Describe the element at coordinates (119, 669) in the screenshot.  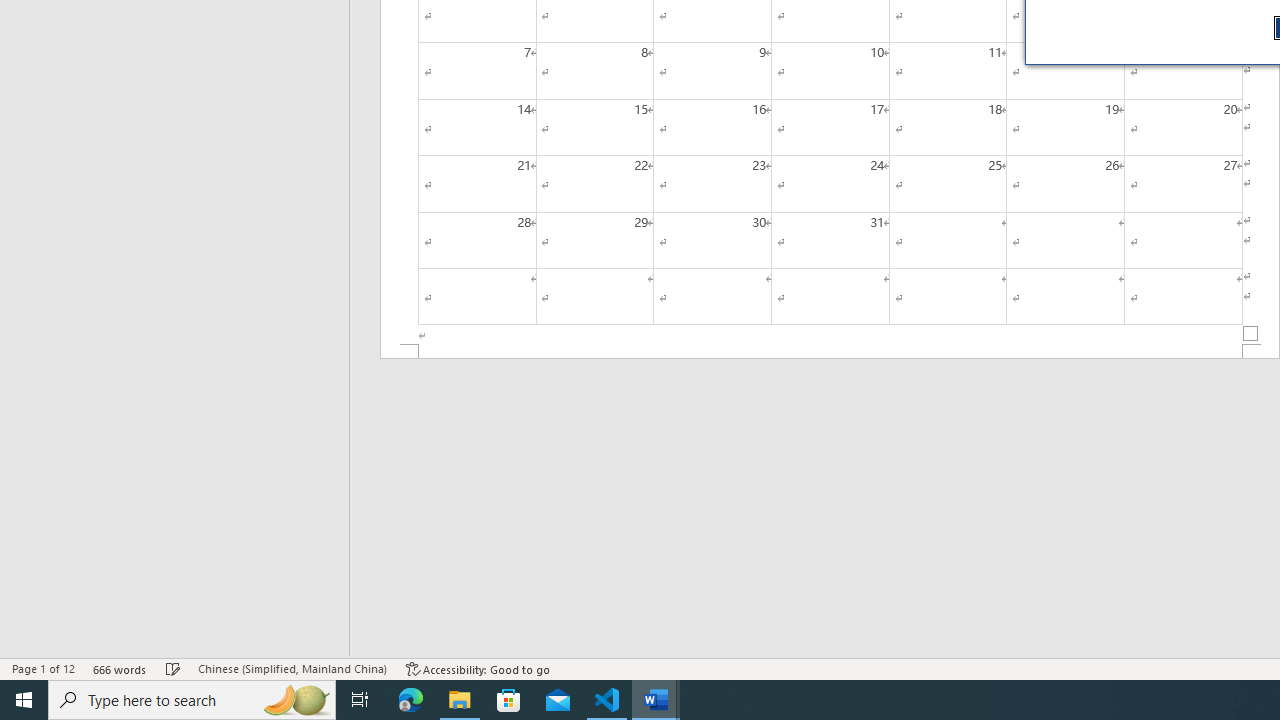
I see `'Word Count 666 words'` at that location.